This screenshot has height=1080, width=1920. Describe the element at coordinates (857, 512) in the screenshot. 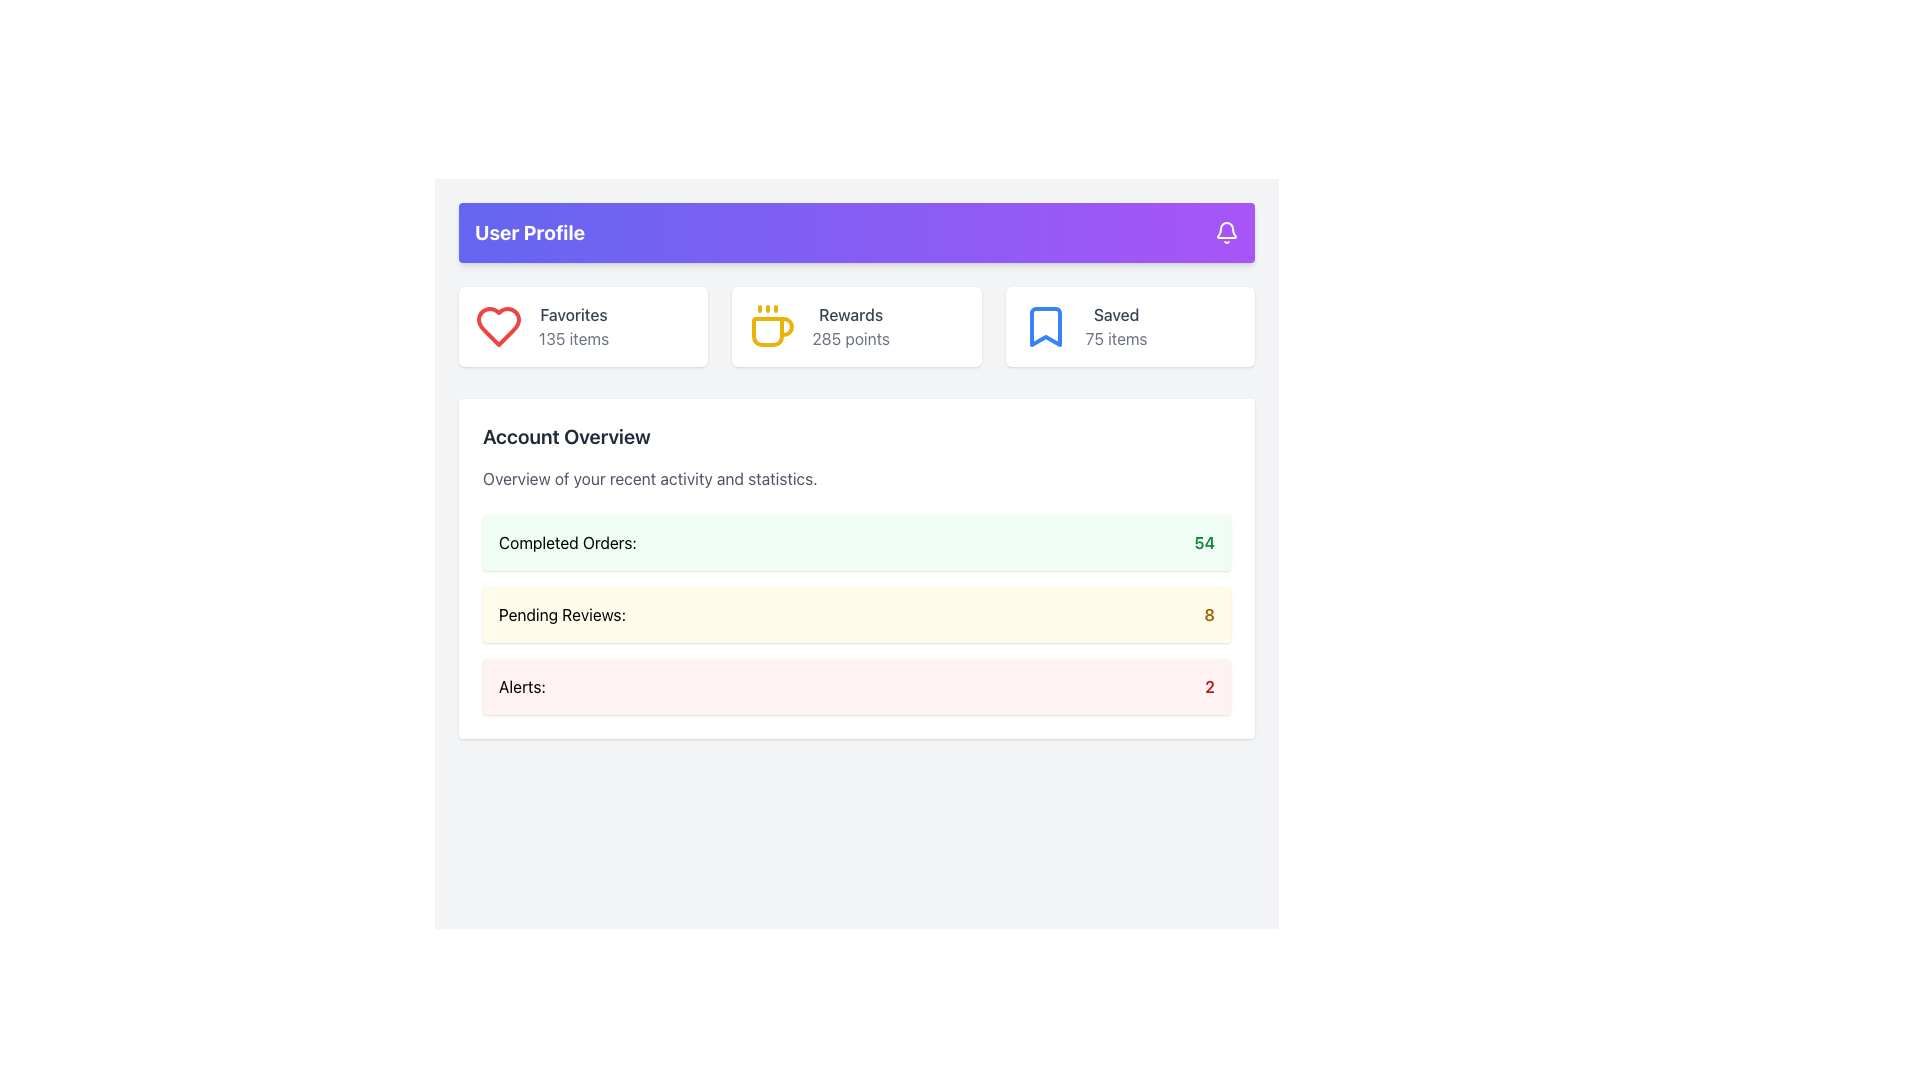

I see `displayed statistics in the Informational summary section located centrally on the user profile page below the overview statistics` at that location.